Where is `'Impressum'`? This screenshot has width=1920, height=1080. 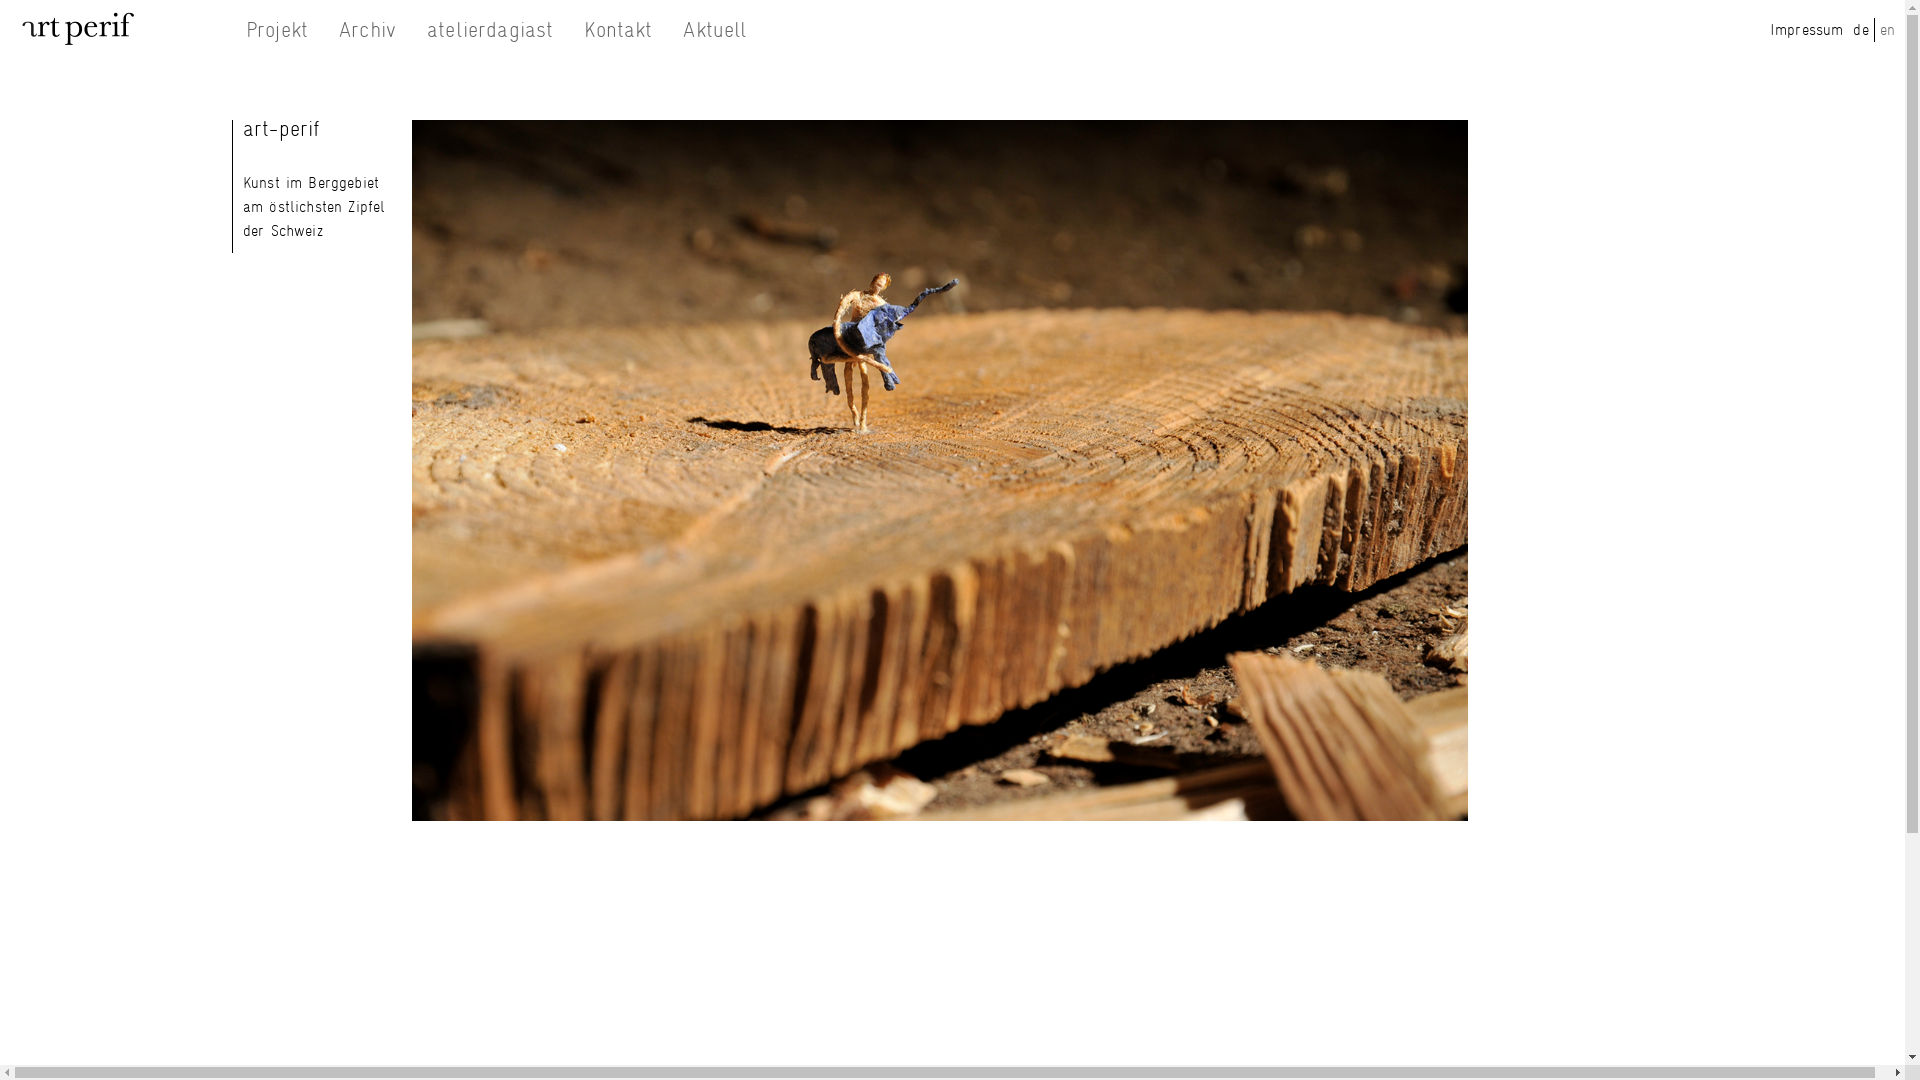 'Impressum' is located at coordinates (1806, 29).